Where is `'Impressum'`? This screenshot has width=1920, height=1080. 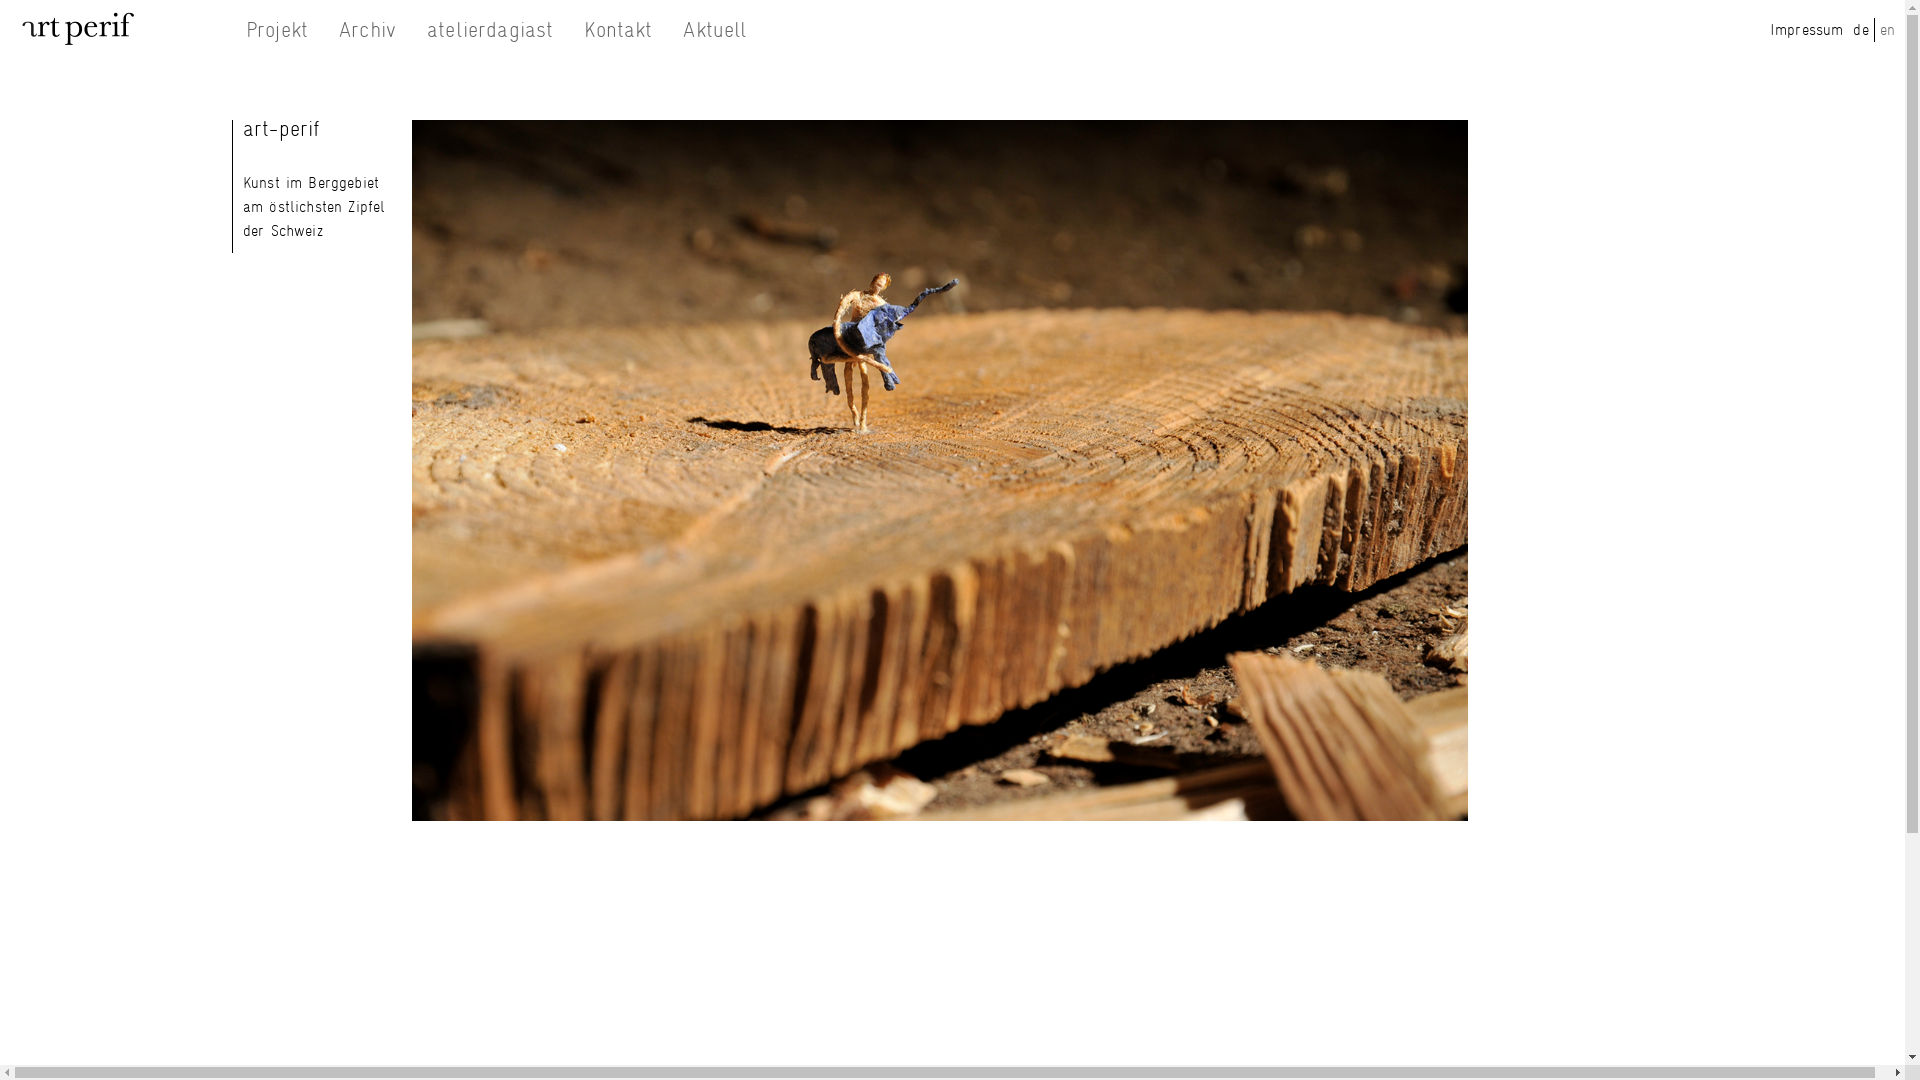 'Impressum' is located at coordinates (1806, 29).